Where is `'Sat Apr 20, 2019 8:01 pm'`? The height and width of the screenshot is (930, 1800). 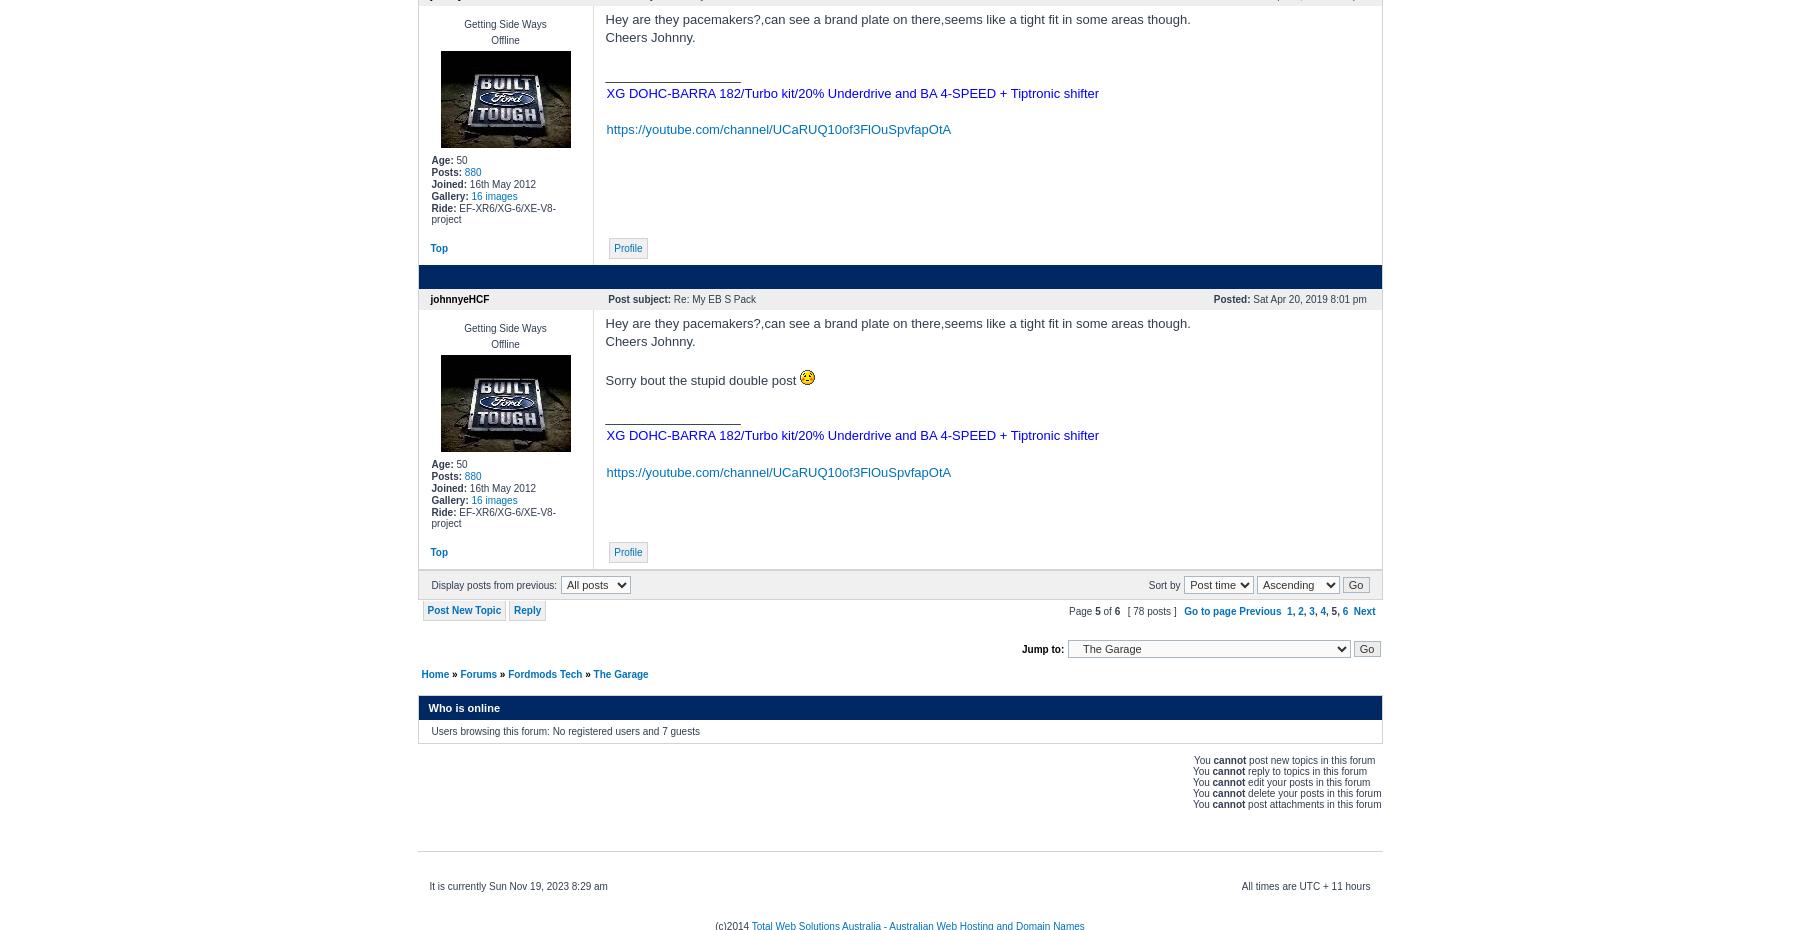 'Sat Apr 20, 2019 8:01 pm' is located at coordinates (1249, 299).